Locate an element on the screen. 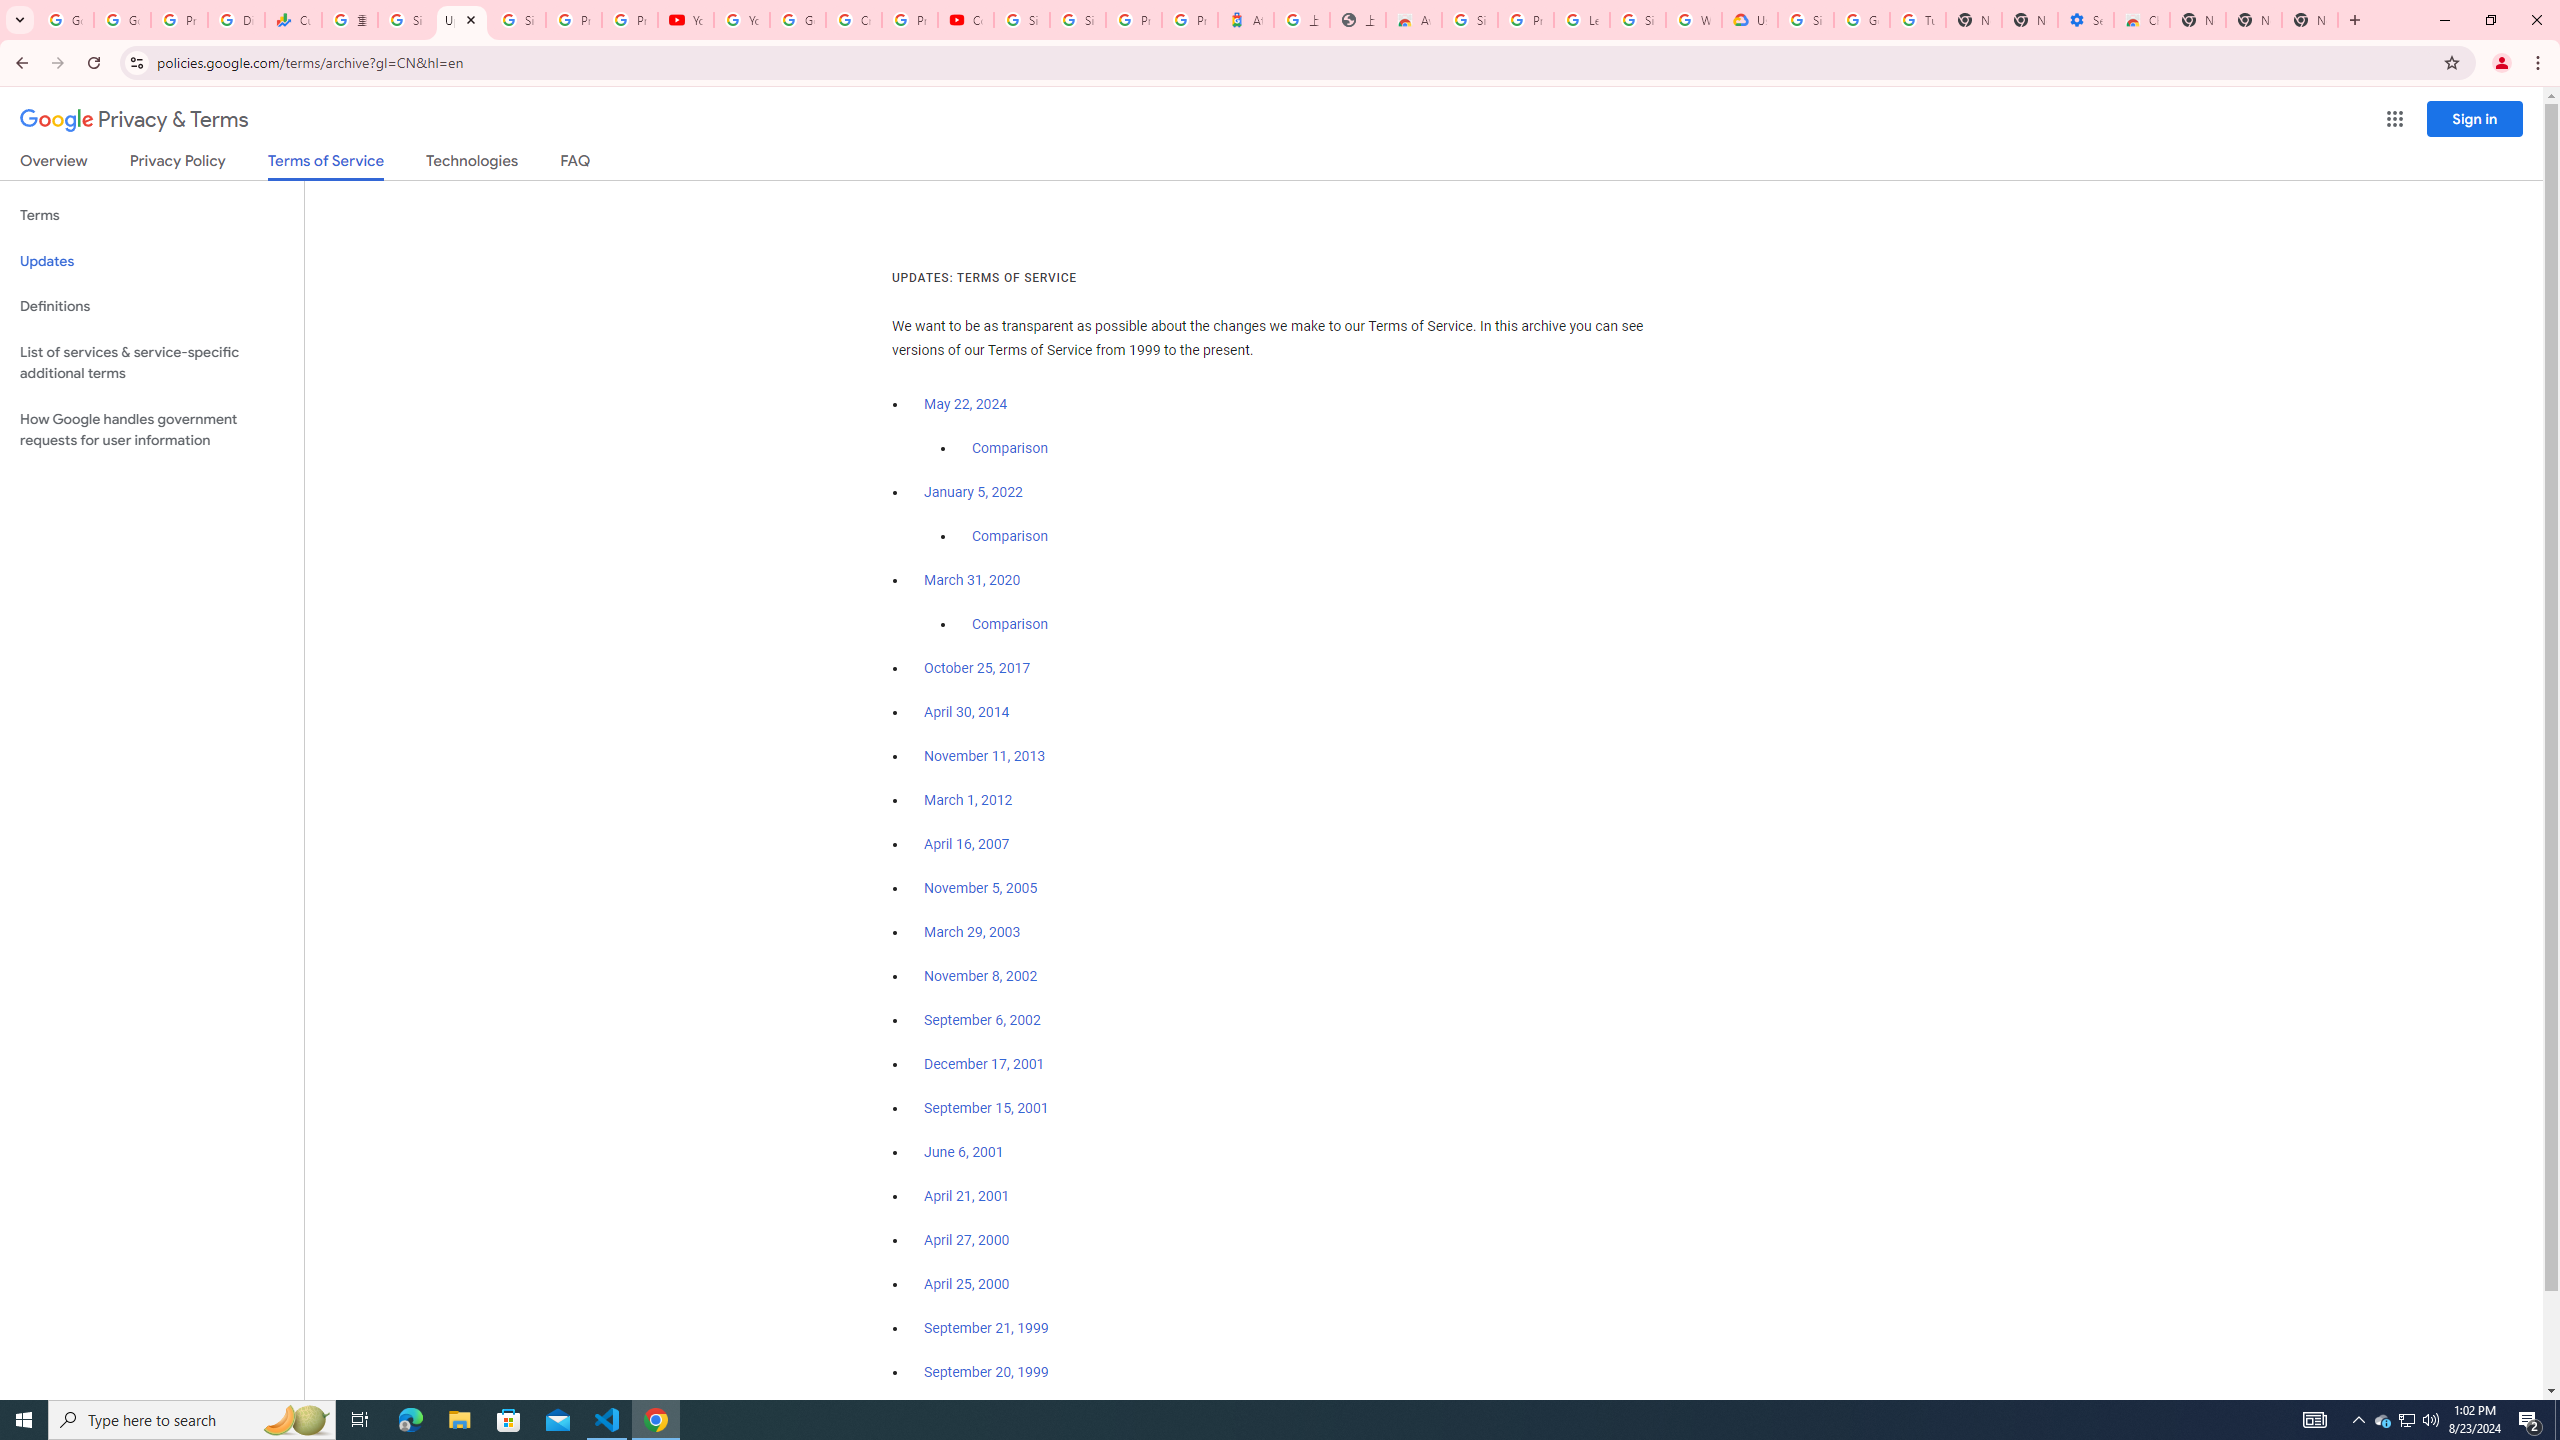 This screenshot has width=2560, height=1440. 'Settings - Accessibility' is located at coordinates (2084, 19).